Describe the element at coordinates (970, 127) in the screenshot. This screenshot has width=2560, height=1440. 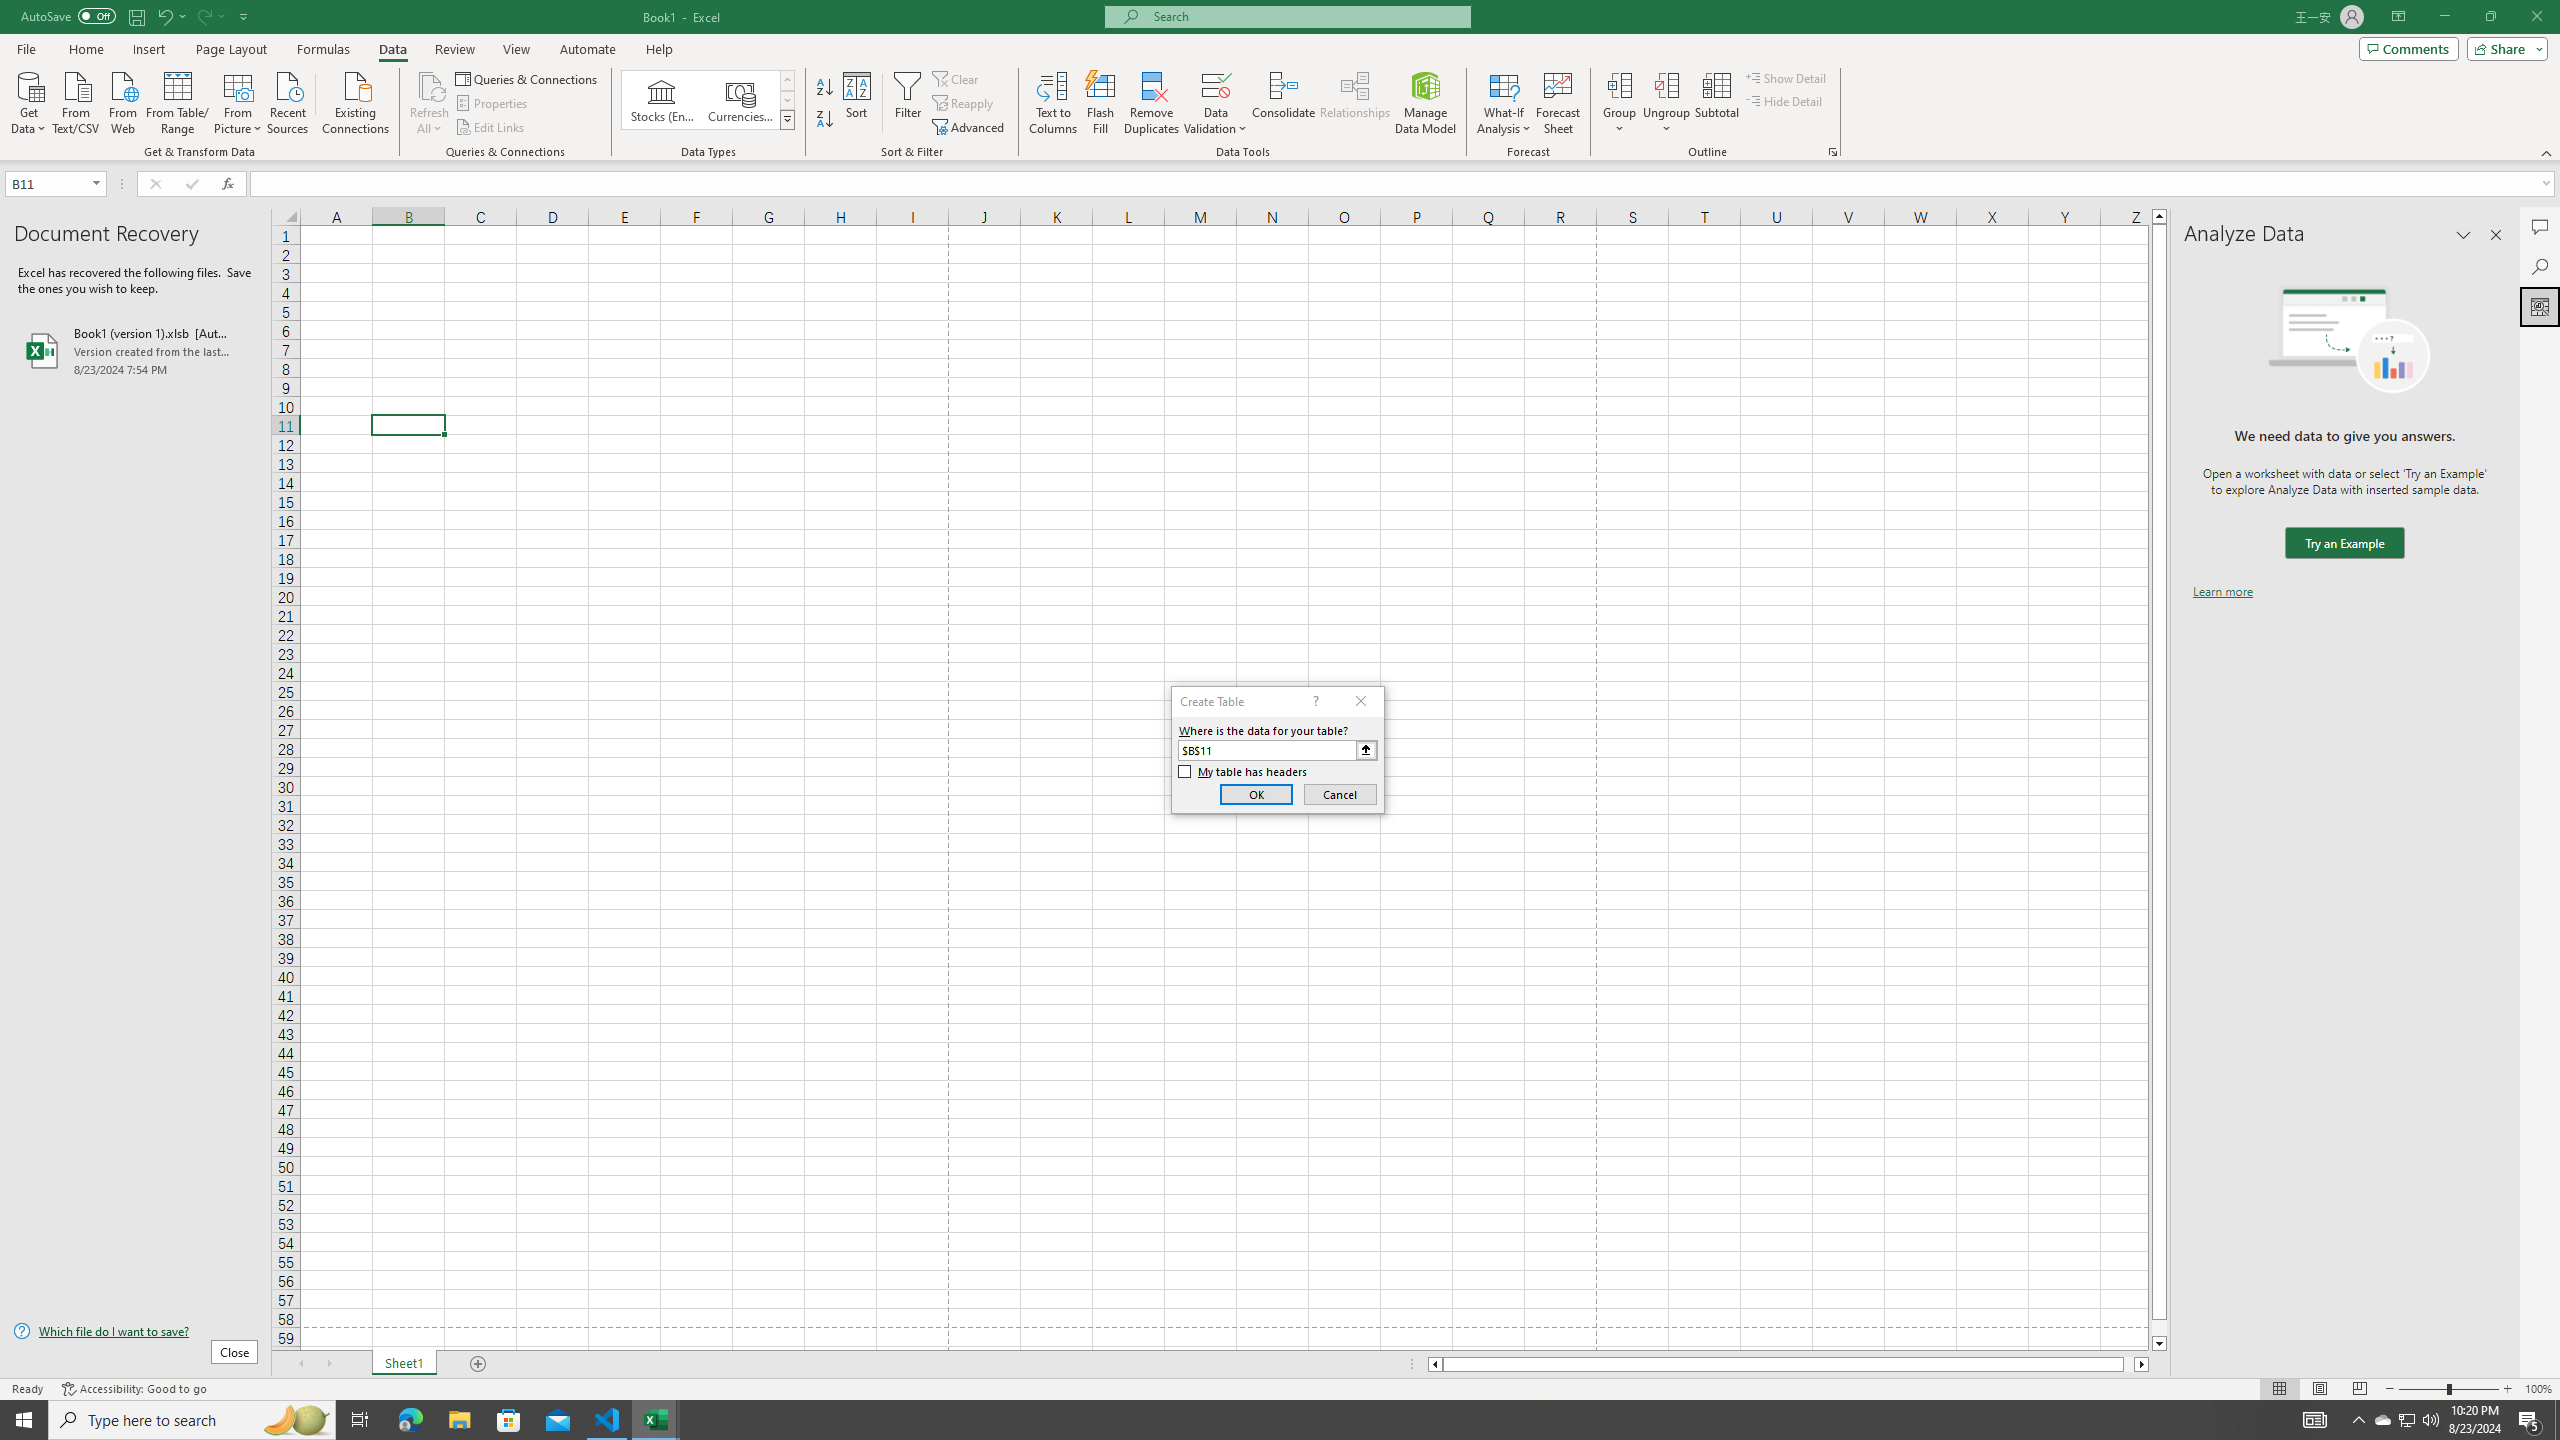
I see `'Advanced...'` at that location.